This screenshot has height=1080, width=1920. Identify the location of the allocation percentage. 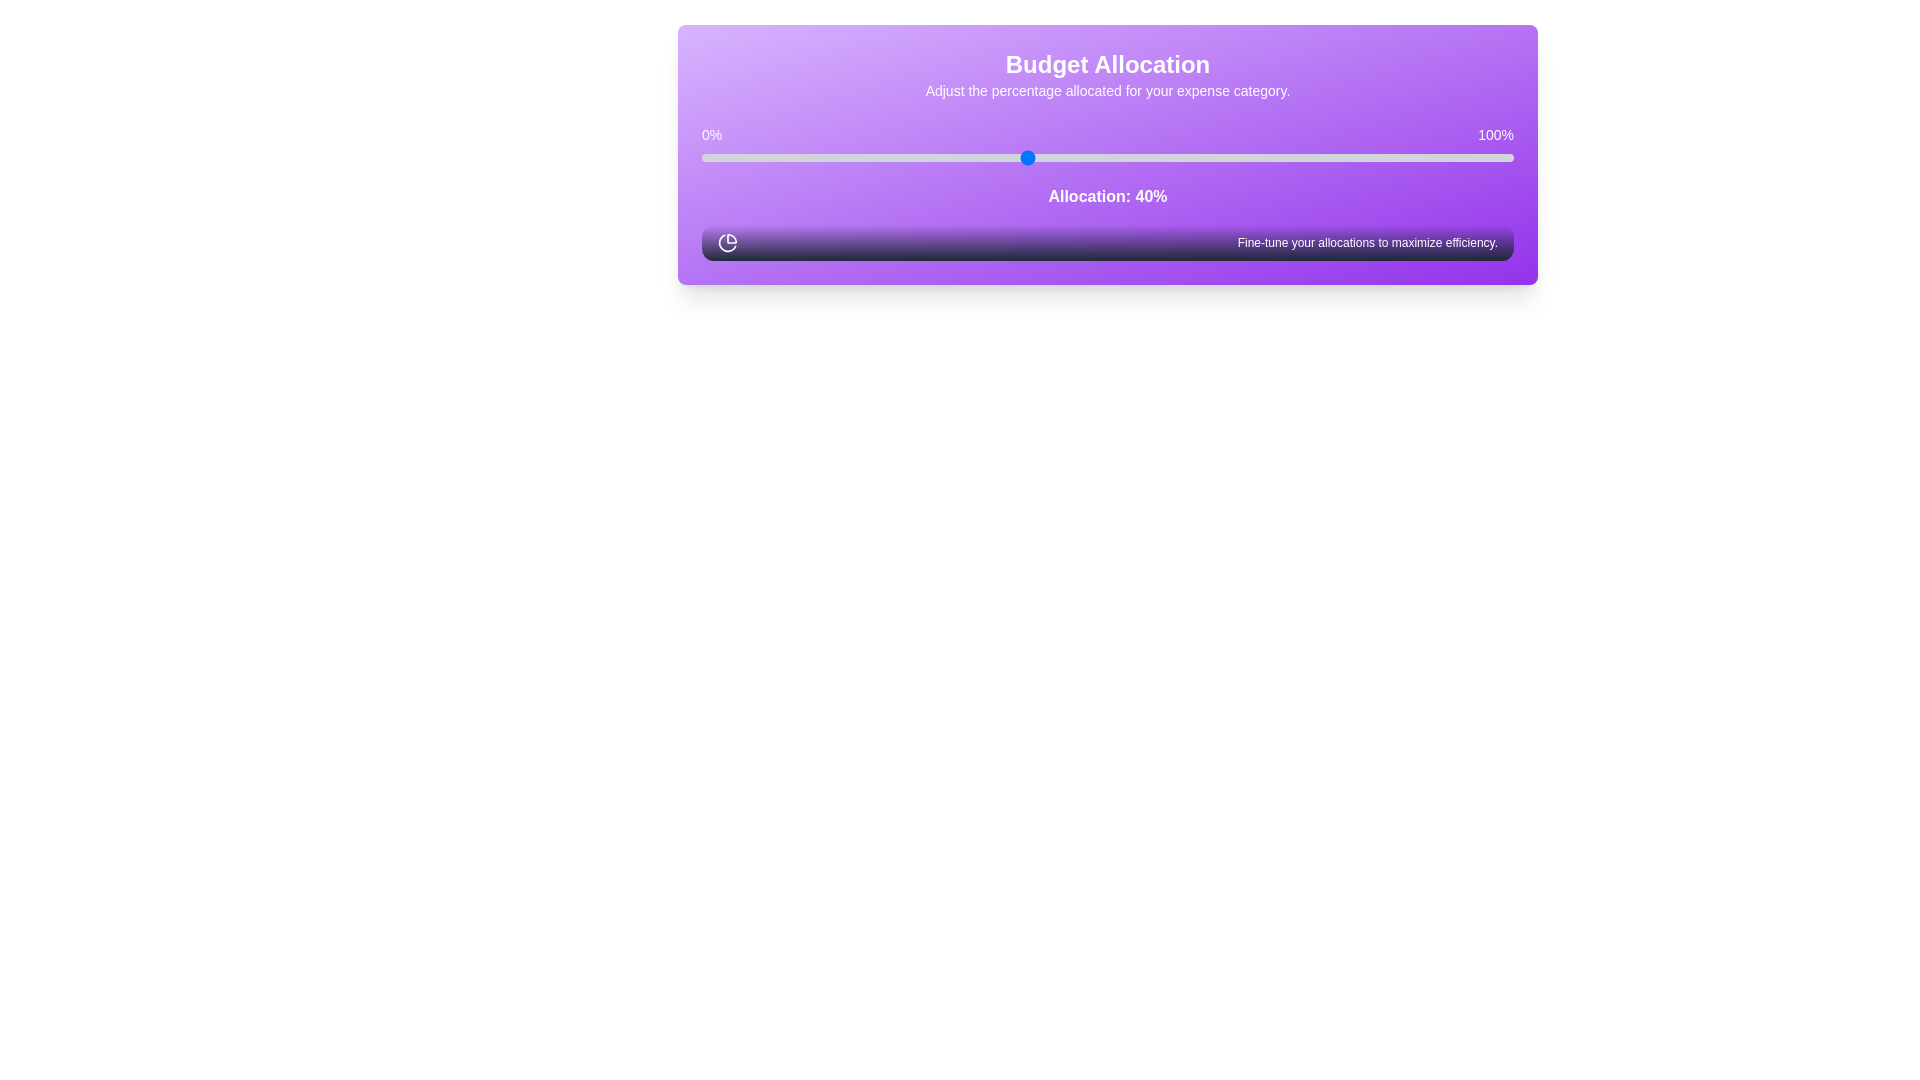
(1302, 157).